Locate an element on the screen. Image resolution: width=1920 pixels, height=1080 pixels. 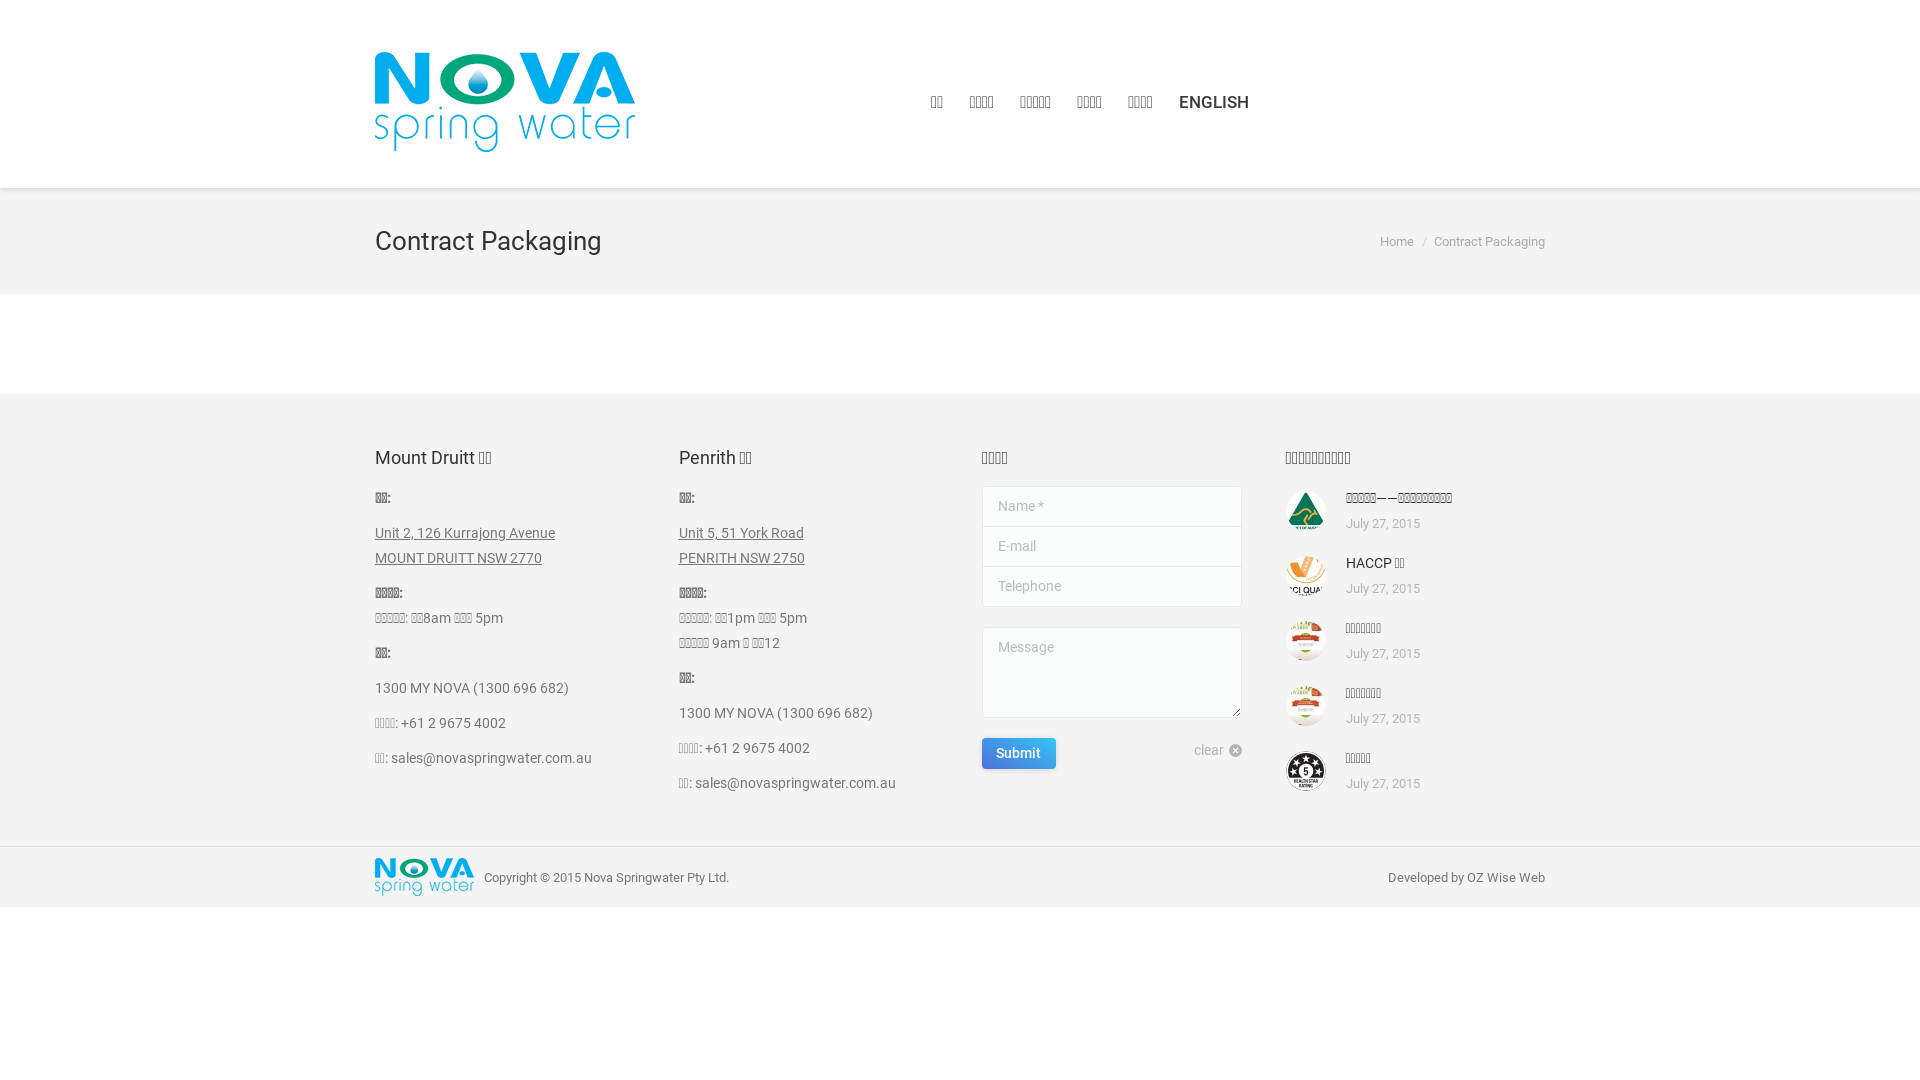
'Home' is located at coordinates (1395, 240).